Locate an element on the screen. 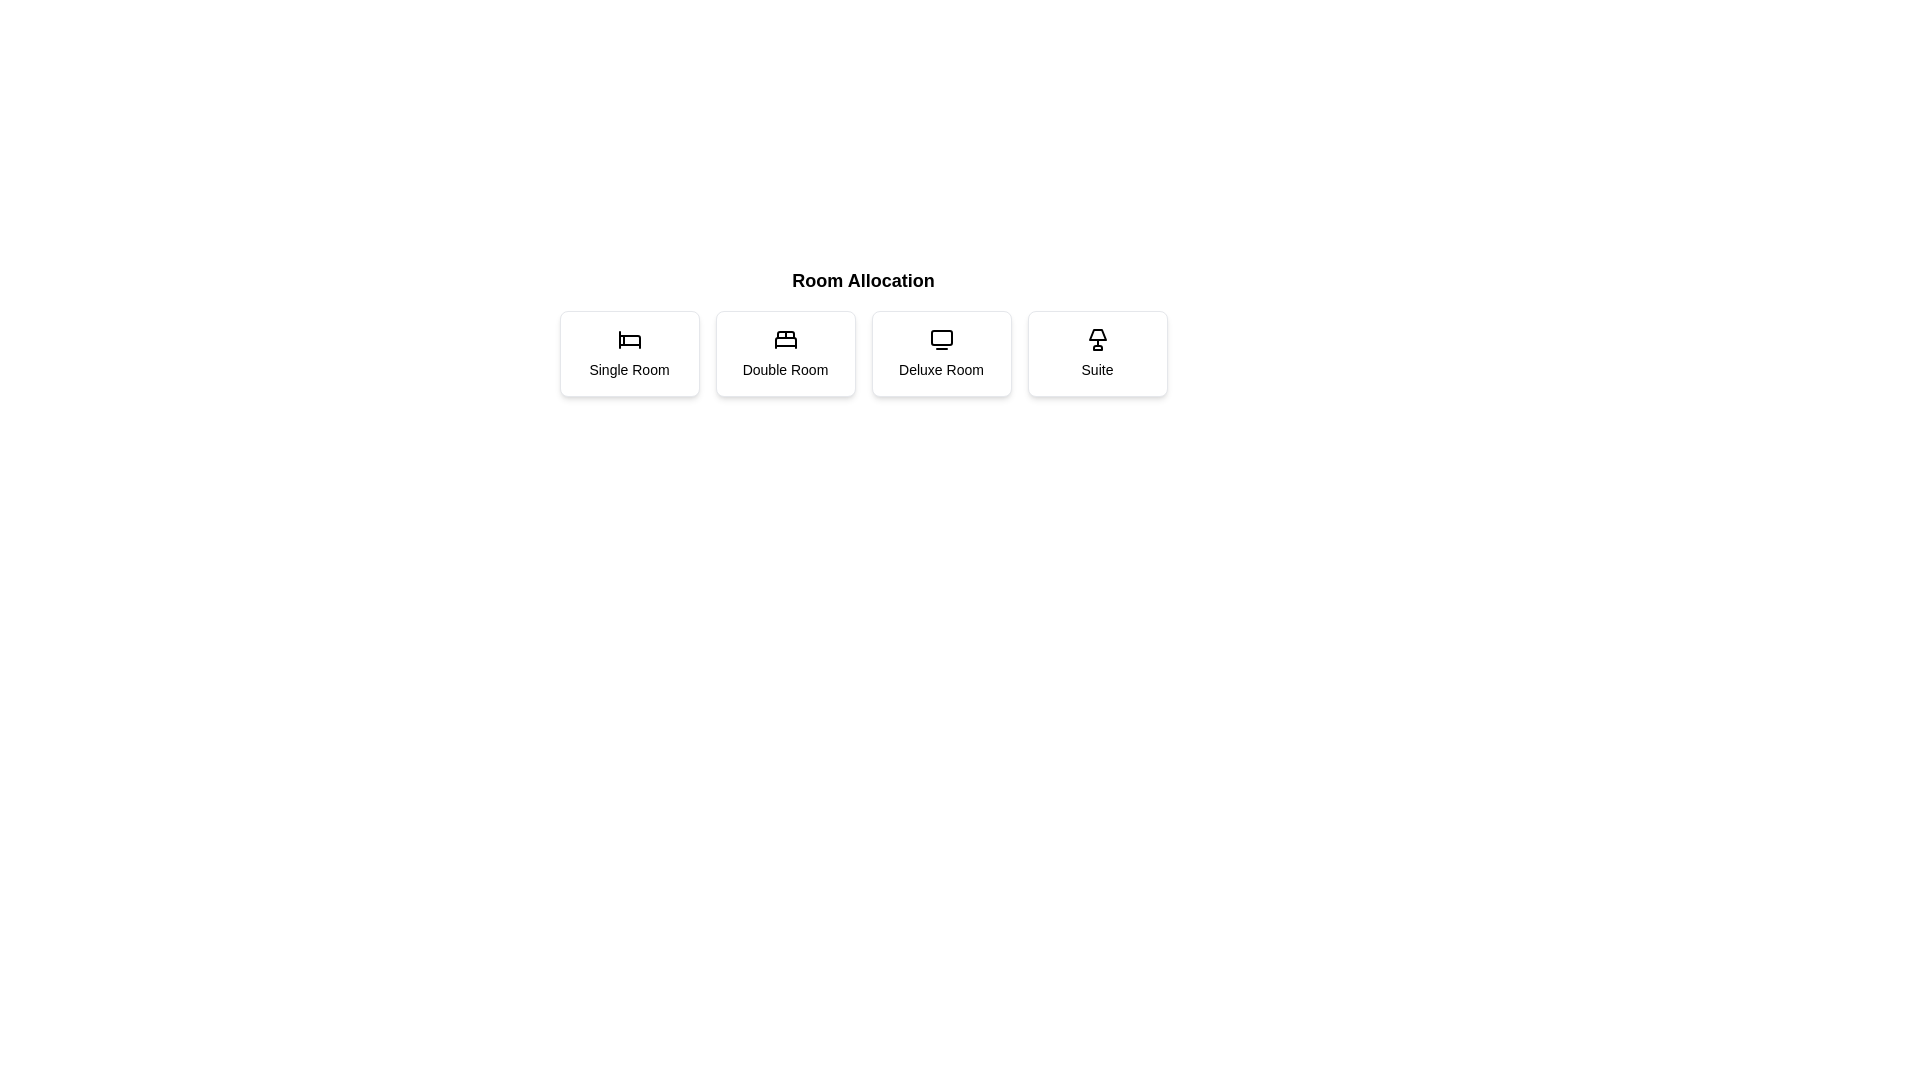  the button corresponding to the room type Suite is located at coordinates (1096, 353).